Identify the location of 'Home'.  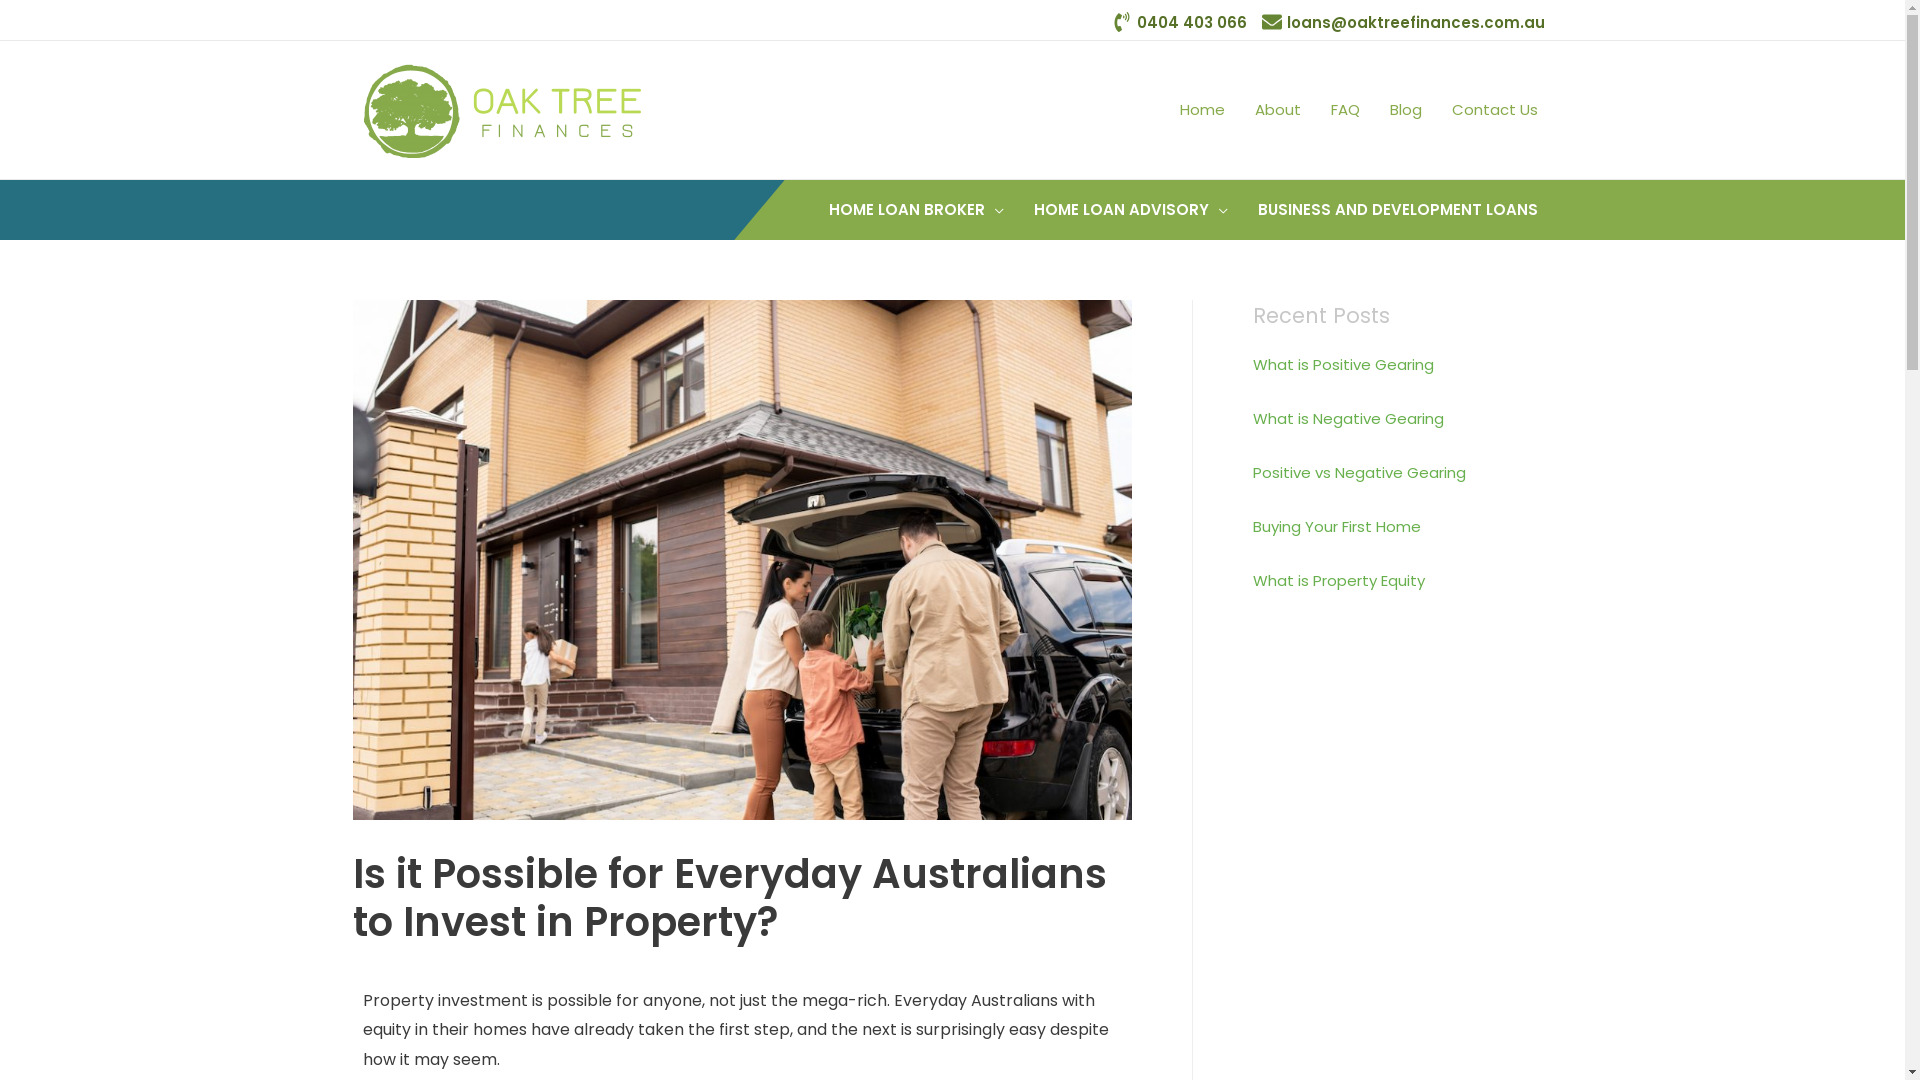
(1163, 110).